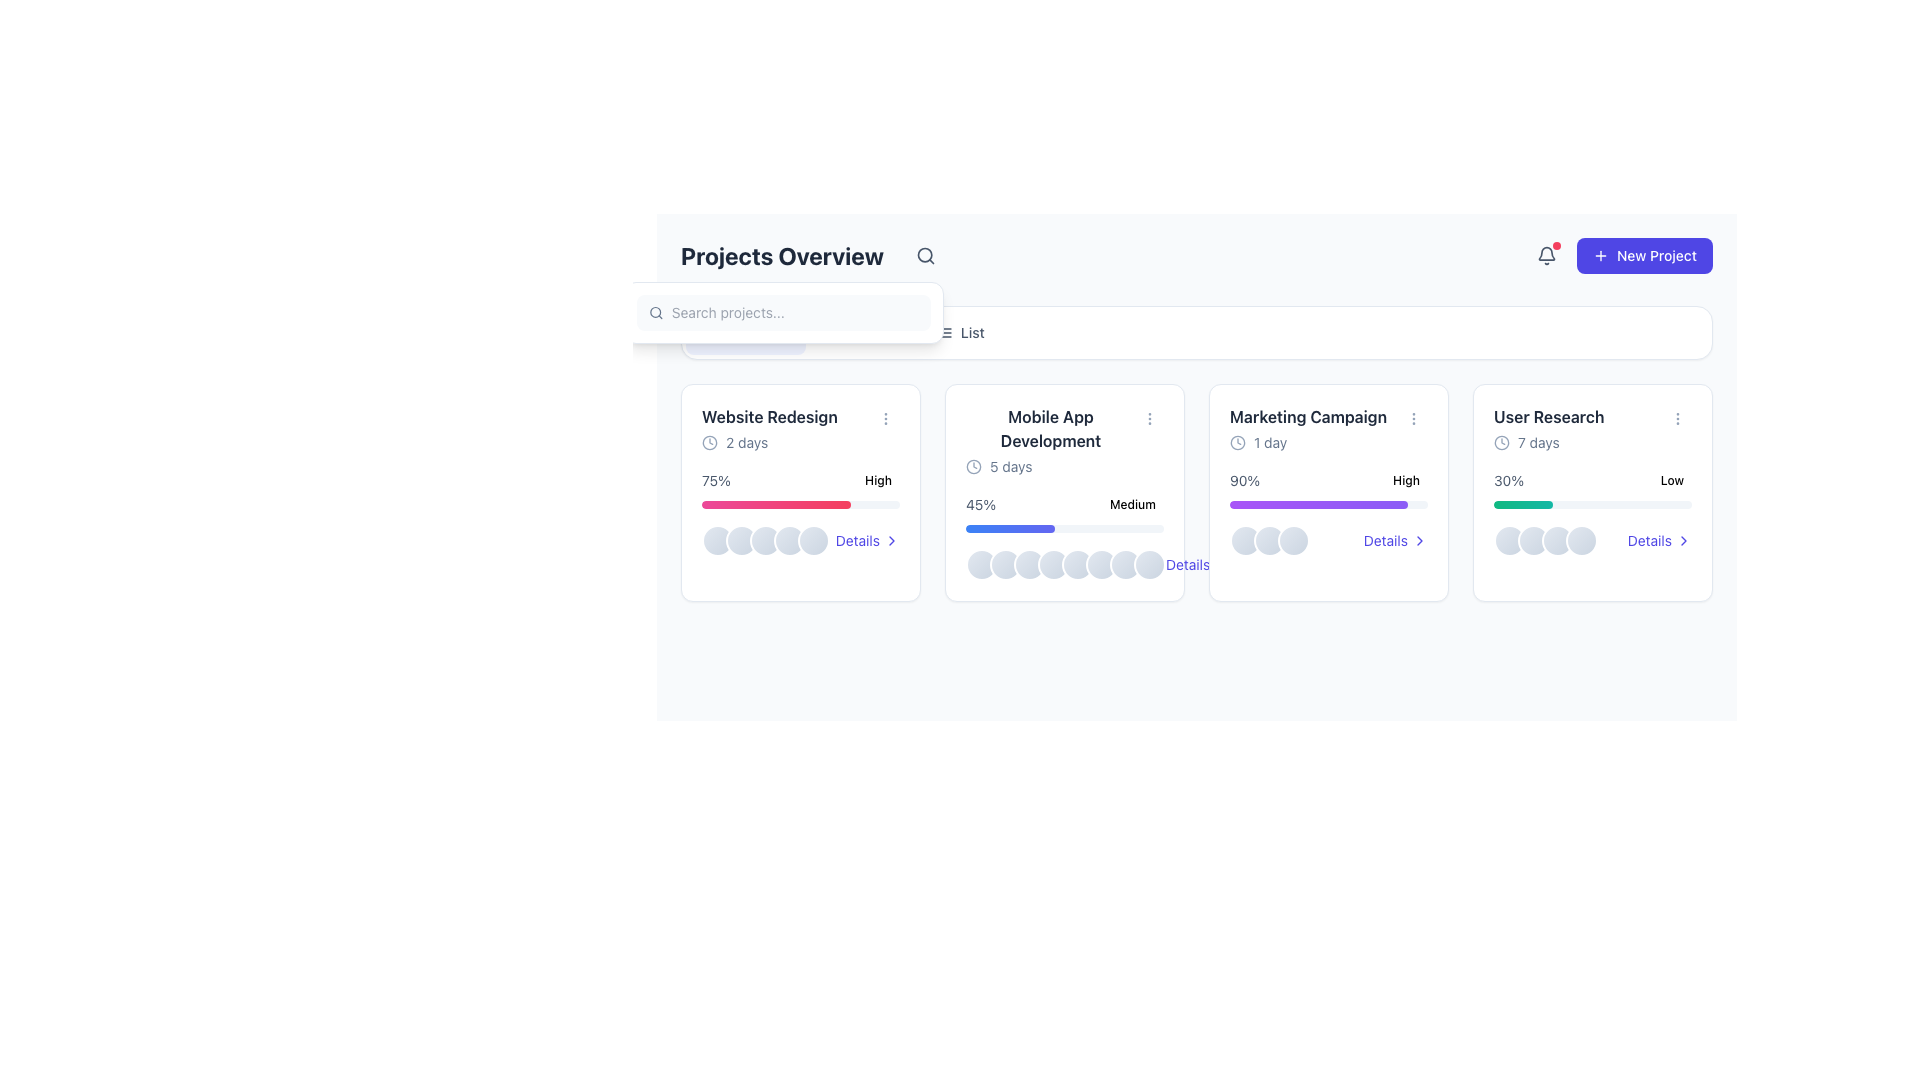 Image resolution: width=1920 pixels, height=1080 pixels. Describe the element at coordinates (801, 504) in the screenshot. I see `the horizontal progress bar located under the 'Website Redesign' heading, which has a light gray background and a gradient filled portion transitioning from pink to rose` at that location.